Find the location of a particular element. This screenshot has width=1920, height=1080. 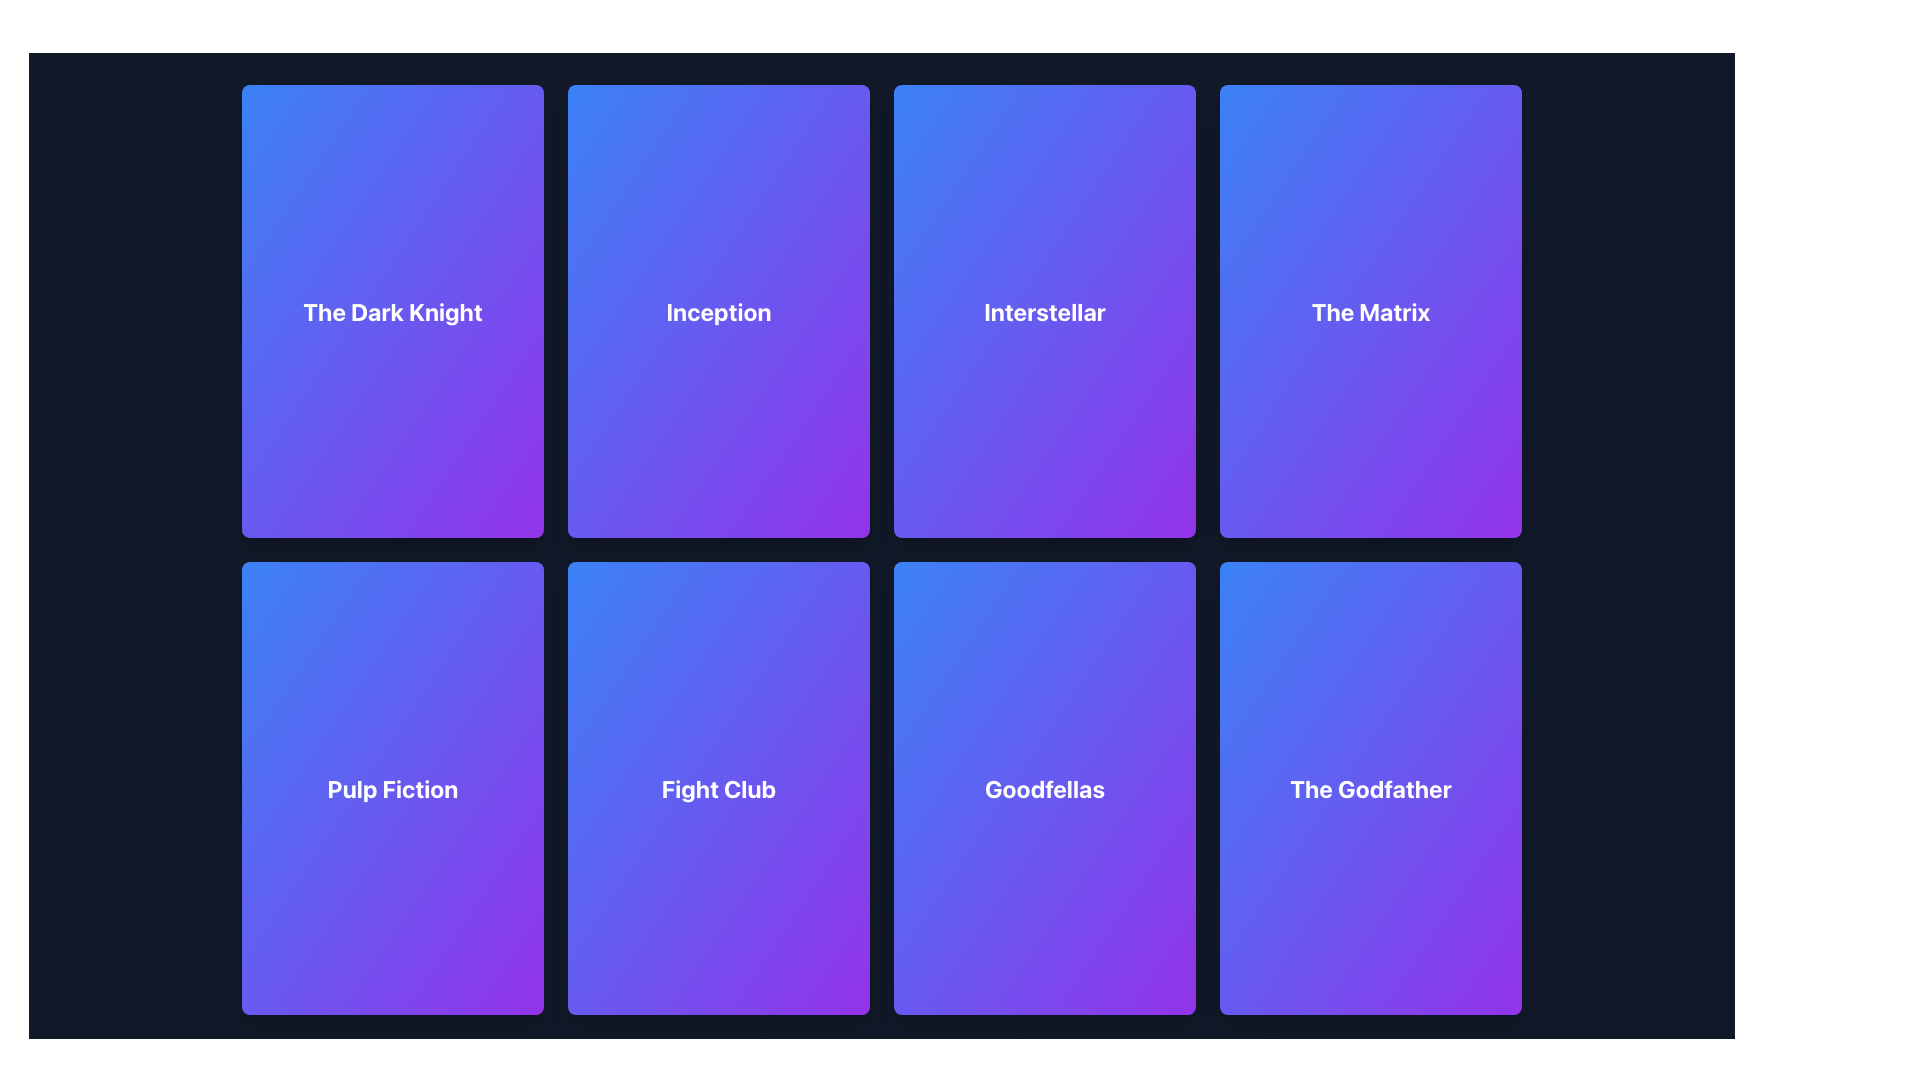

the card representing an item is located at coordinates (719, 786).